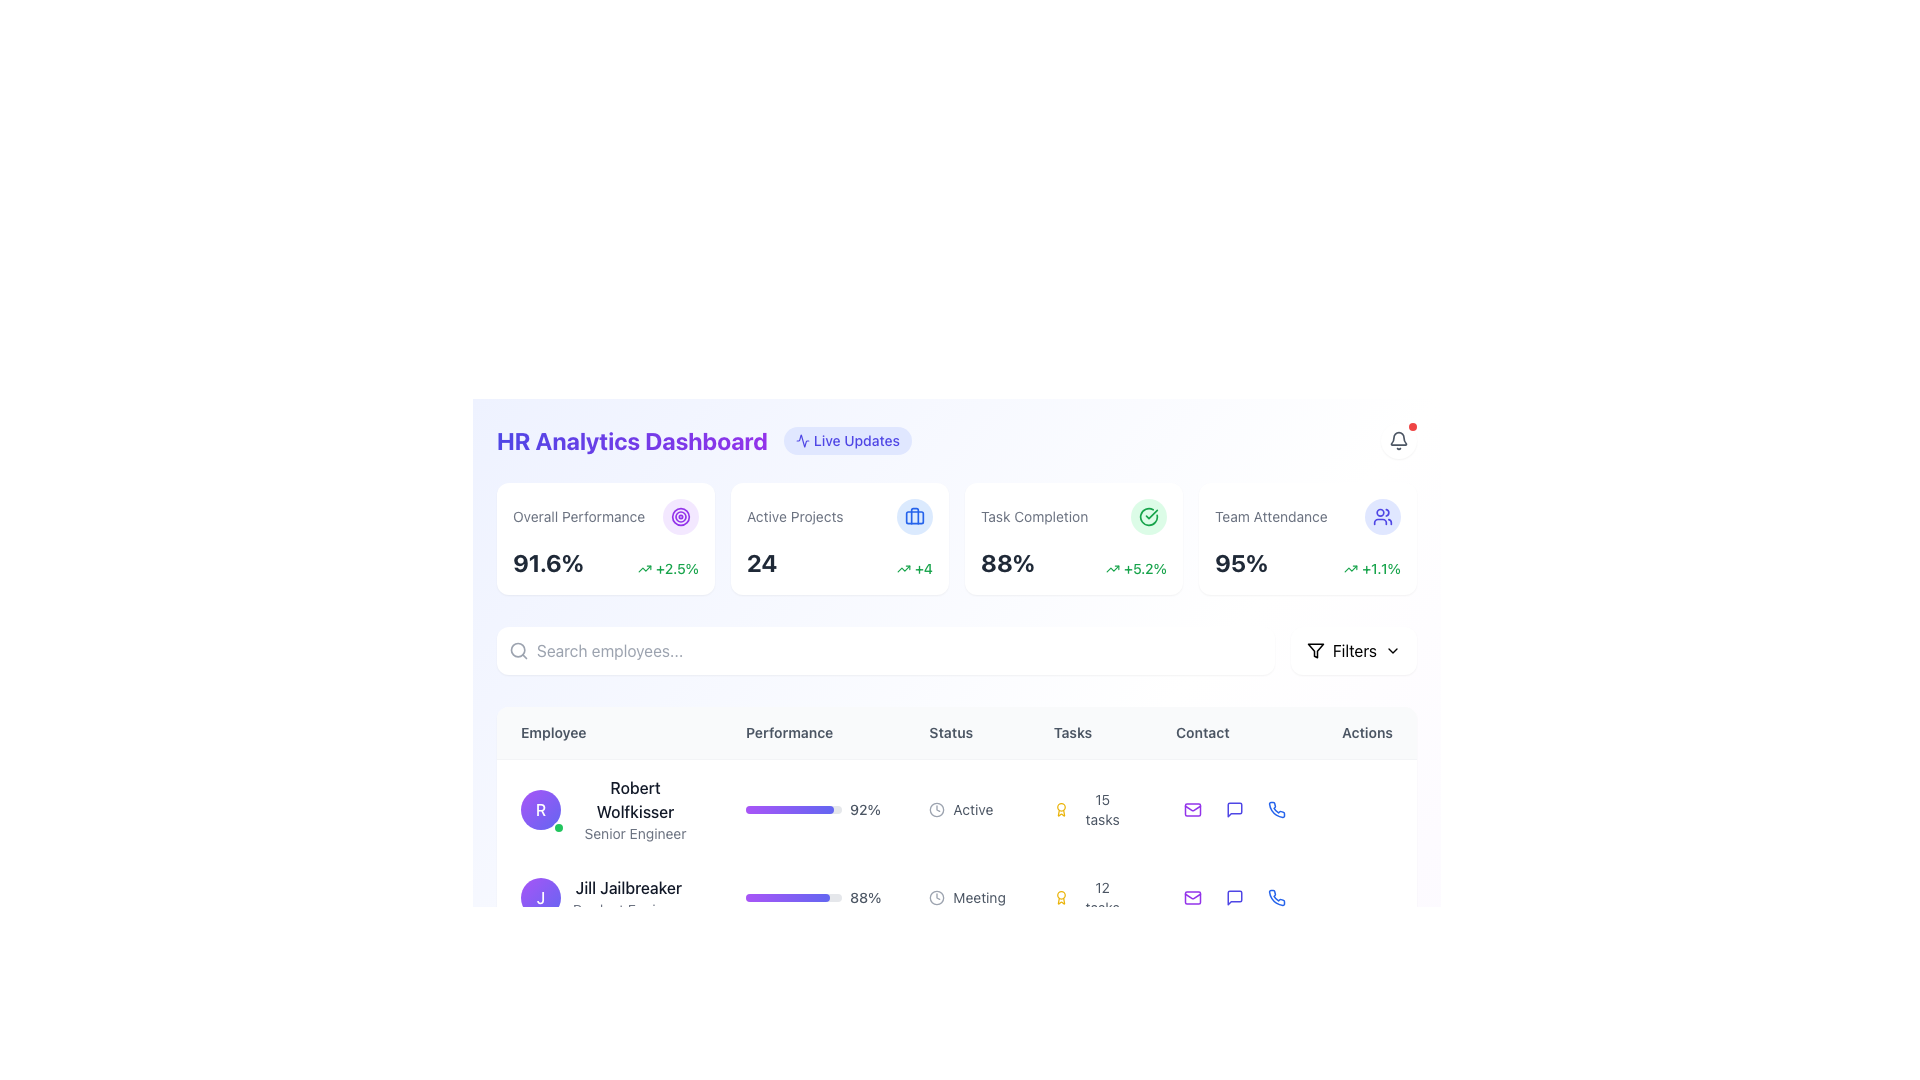 This screenshot has width=1920, height=1080. I want to click on the status label of the HR Analytics Dashboard, which serves as a title and status indicator for the dashboard, so click(704, 439).